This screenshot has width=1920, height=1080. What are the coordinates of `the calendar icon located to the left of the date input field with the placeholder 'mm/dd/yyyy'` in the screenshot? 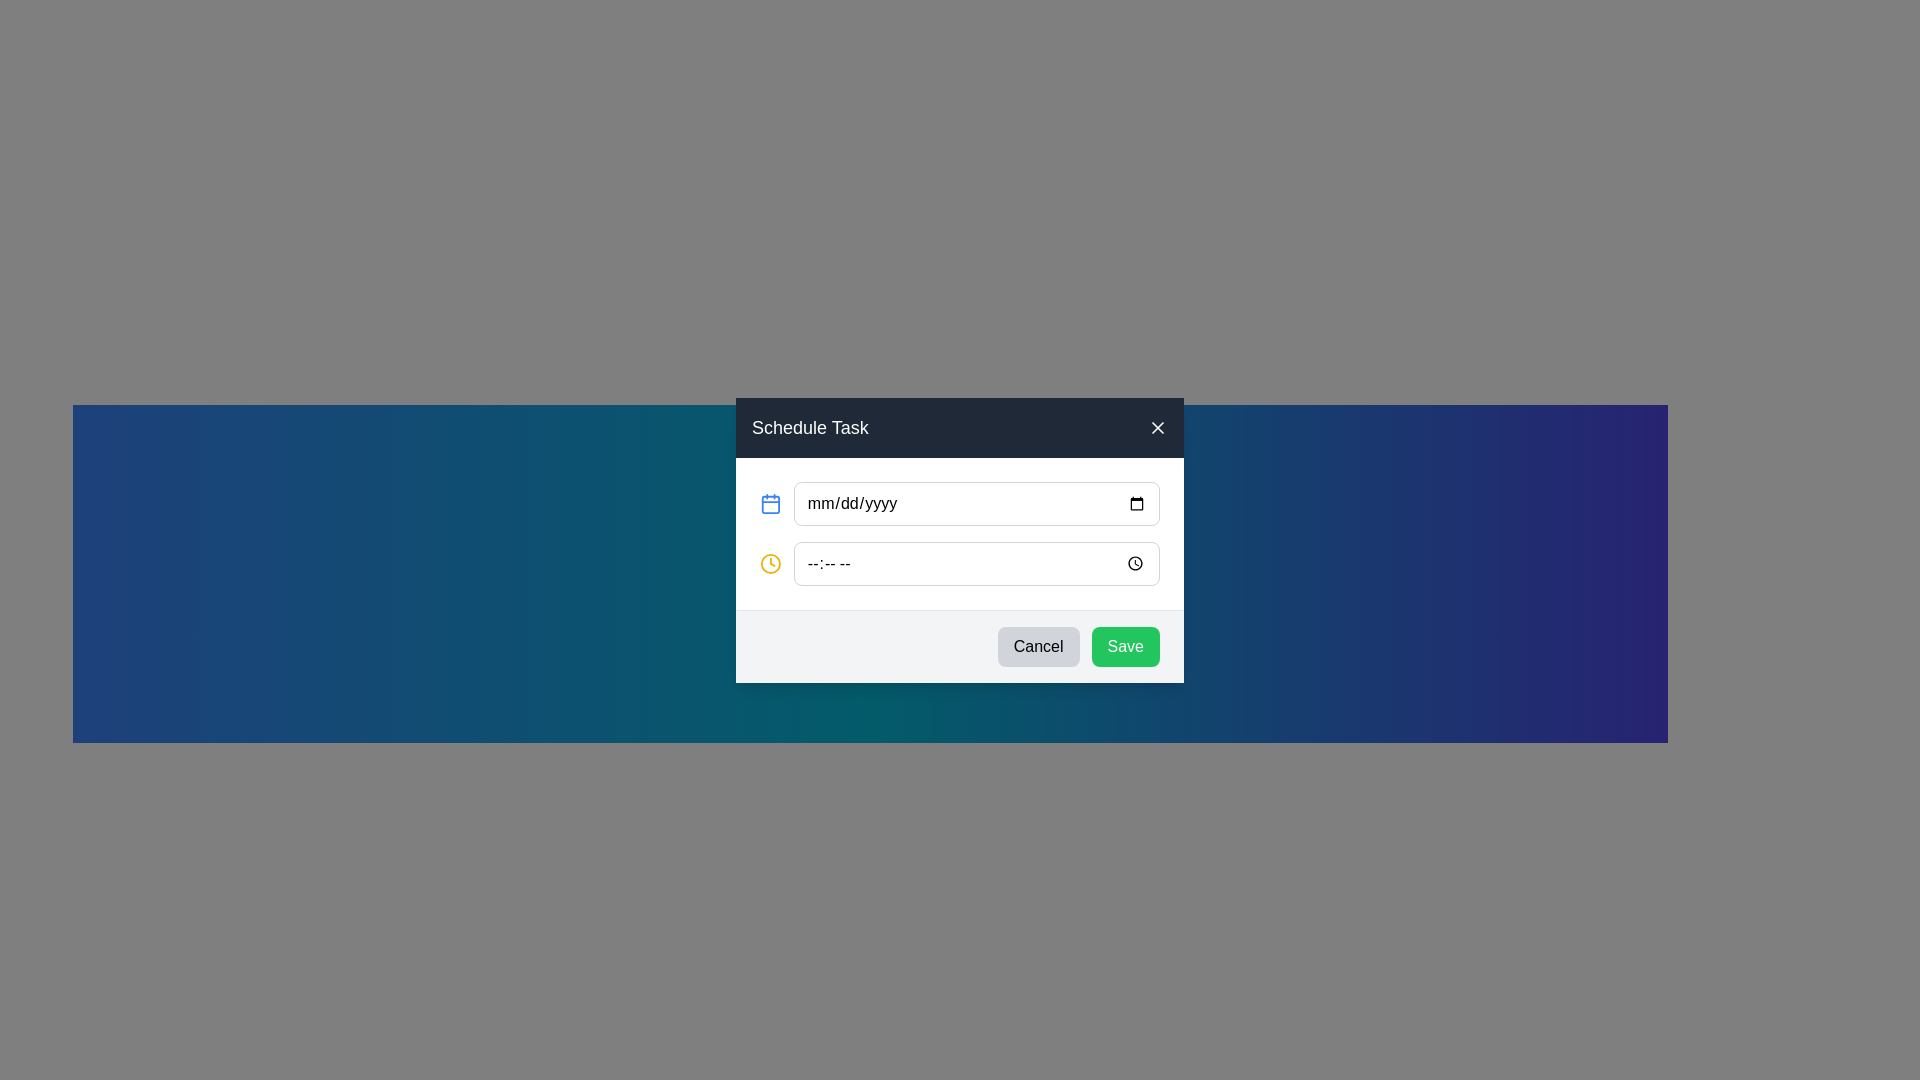 It's located at (769, 502).